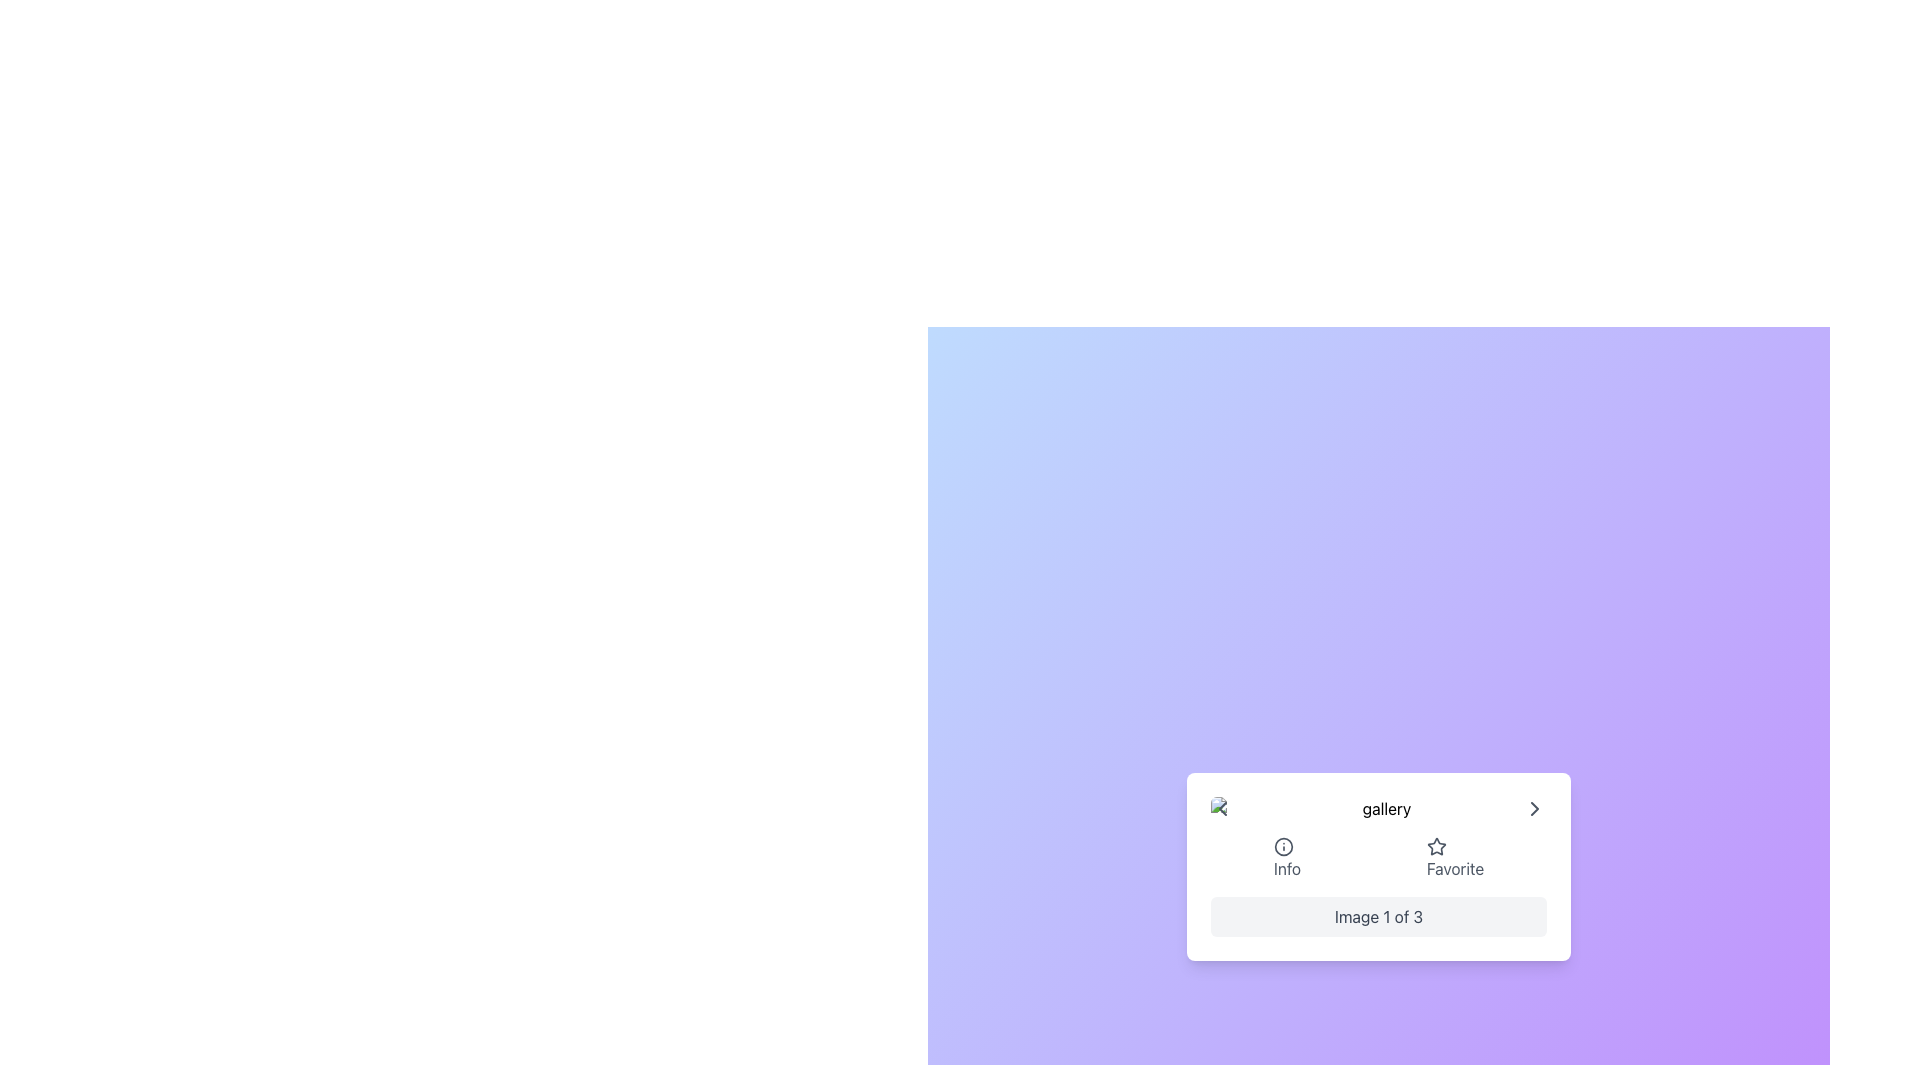  What do you see at coordinates (1286, 858) in the screenshot?
I see `the Interactive Button with the information icon and 'Info' text` at bounding box center [1286, 858].